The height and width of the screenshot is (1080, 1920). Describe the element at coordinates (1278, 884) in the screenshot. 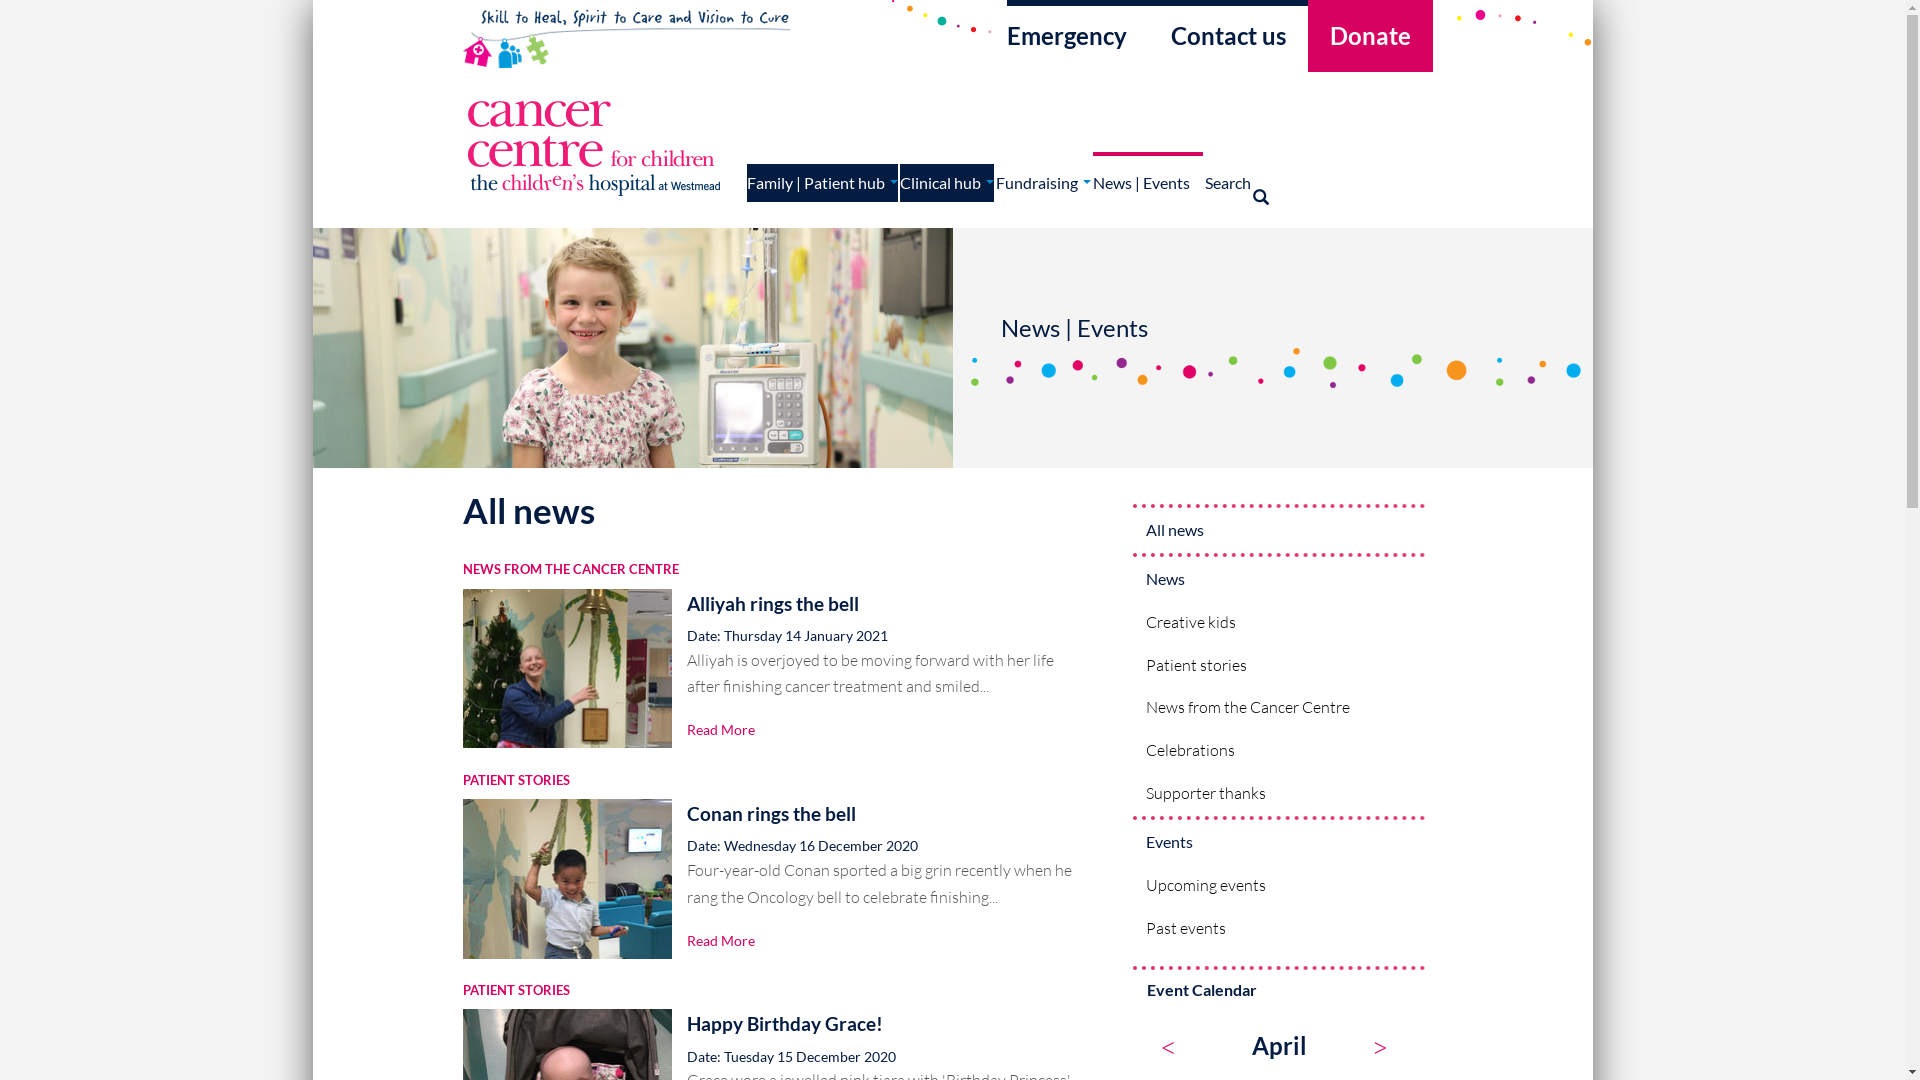

I see `'Upcoming events'` at that location.